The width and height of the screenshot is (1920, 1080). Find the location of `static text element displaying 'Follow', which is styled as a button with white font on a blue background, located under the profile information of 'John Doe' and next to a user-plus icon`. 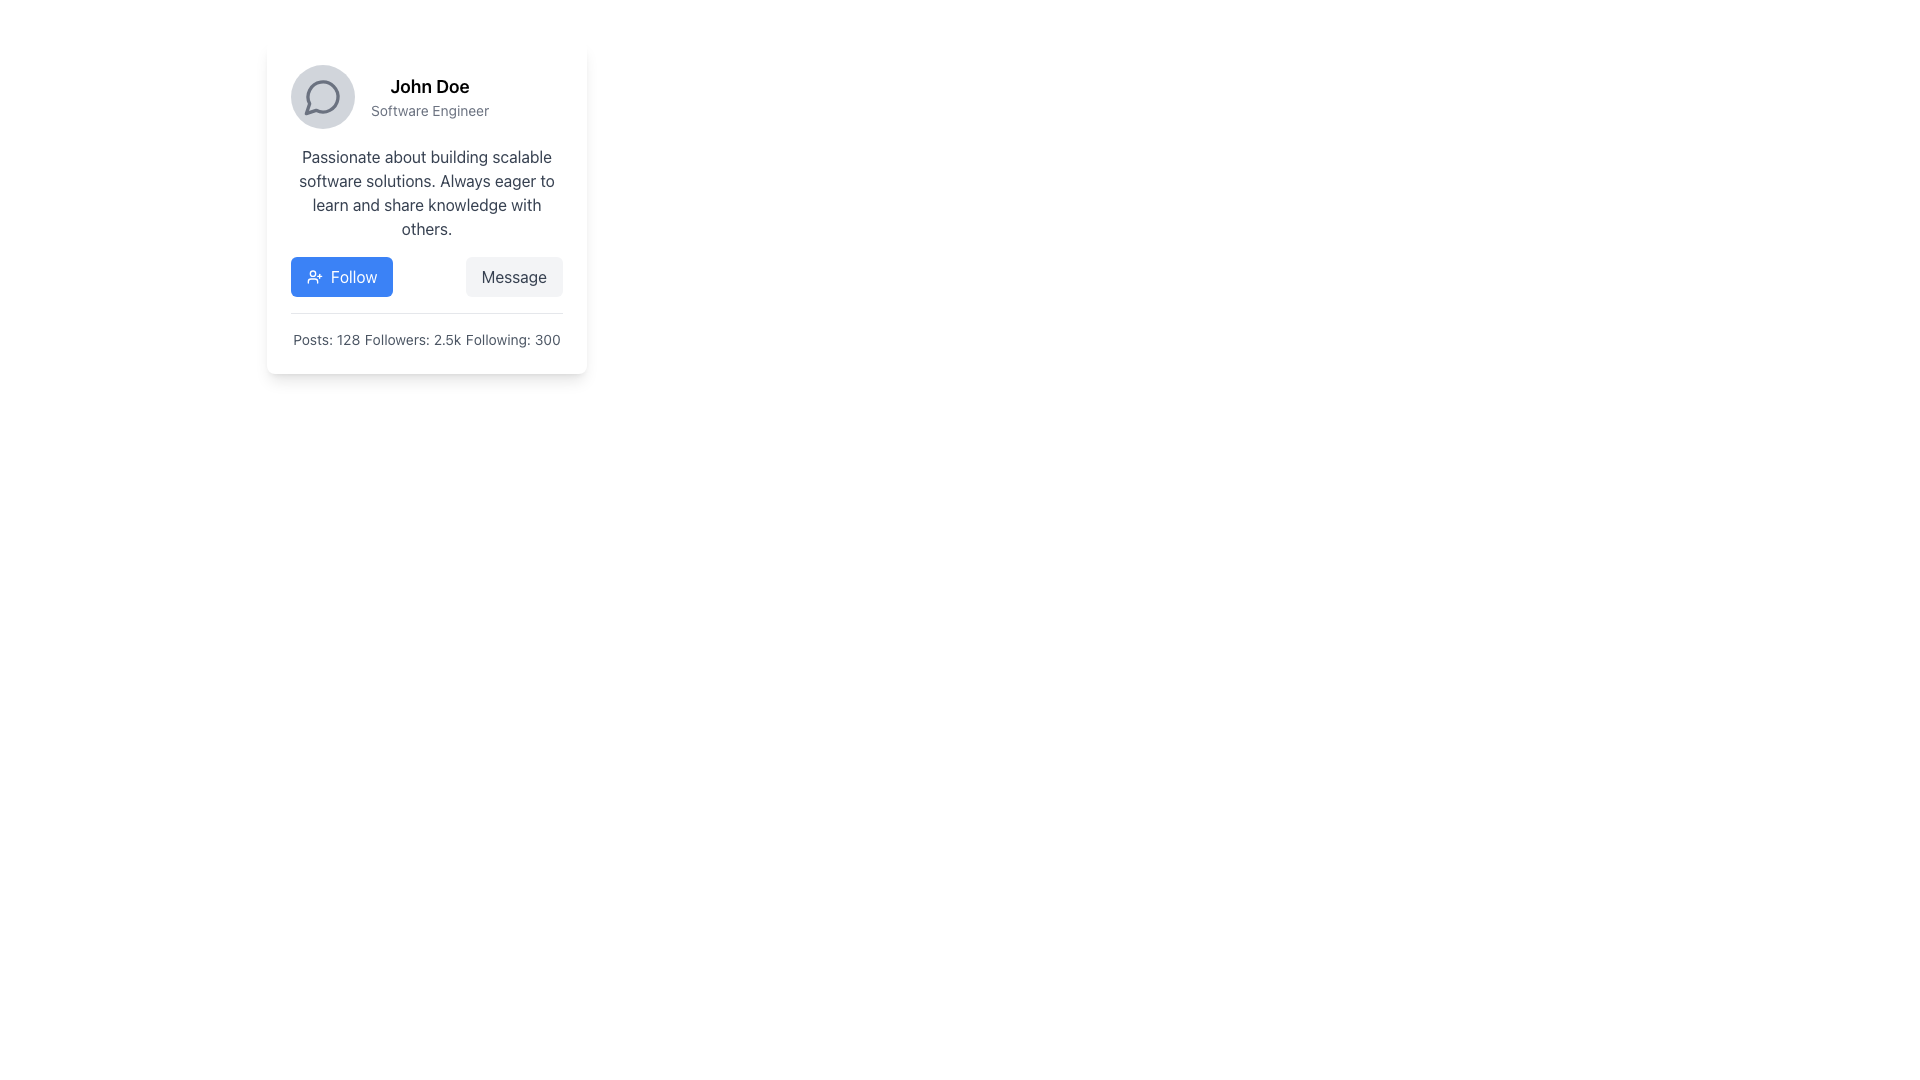

static text element displaying 'Follow', which is styled as a button with white font on a blue background, located under the profile information of 'John Doe' and next to a user-plus icon is located at coordinates (354, 277).